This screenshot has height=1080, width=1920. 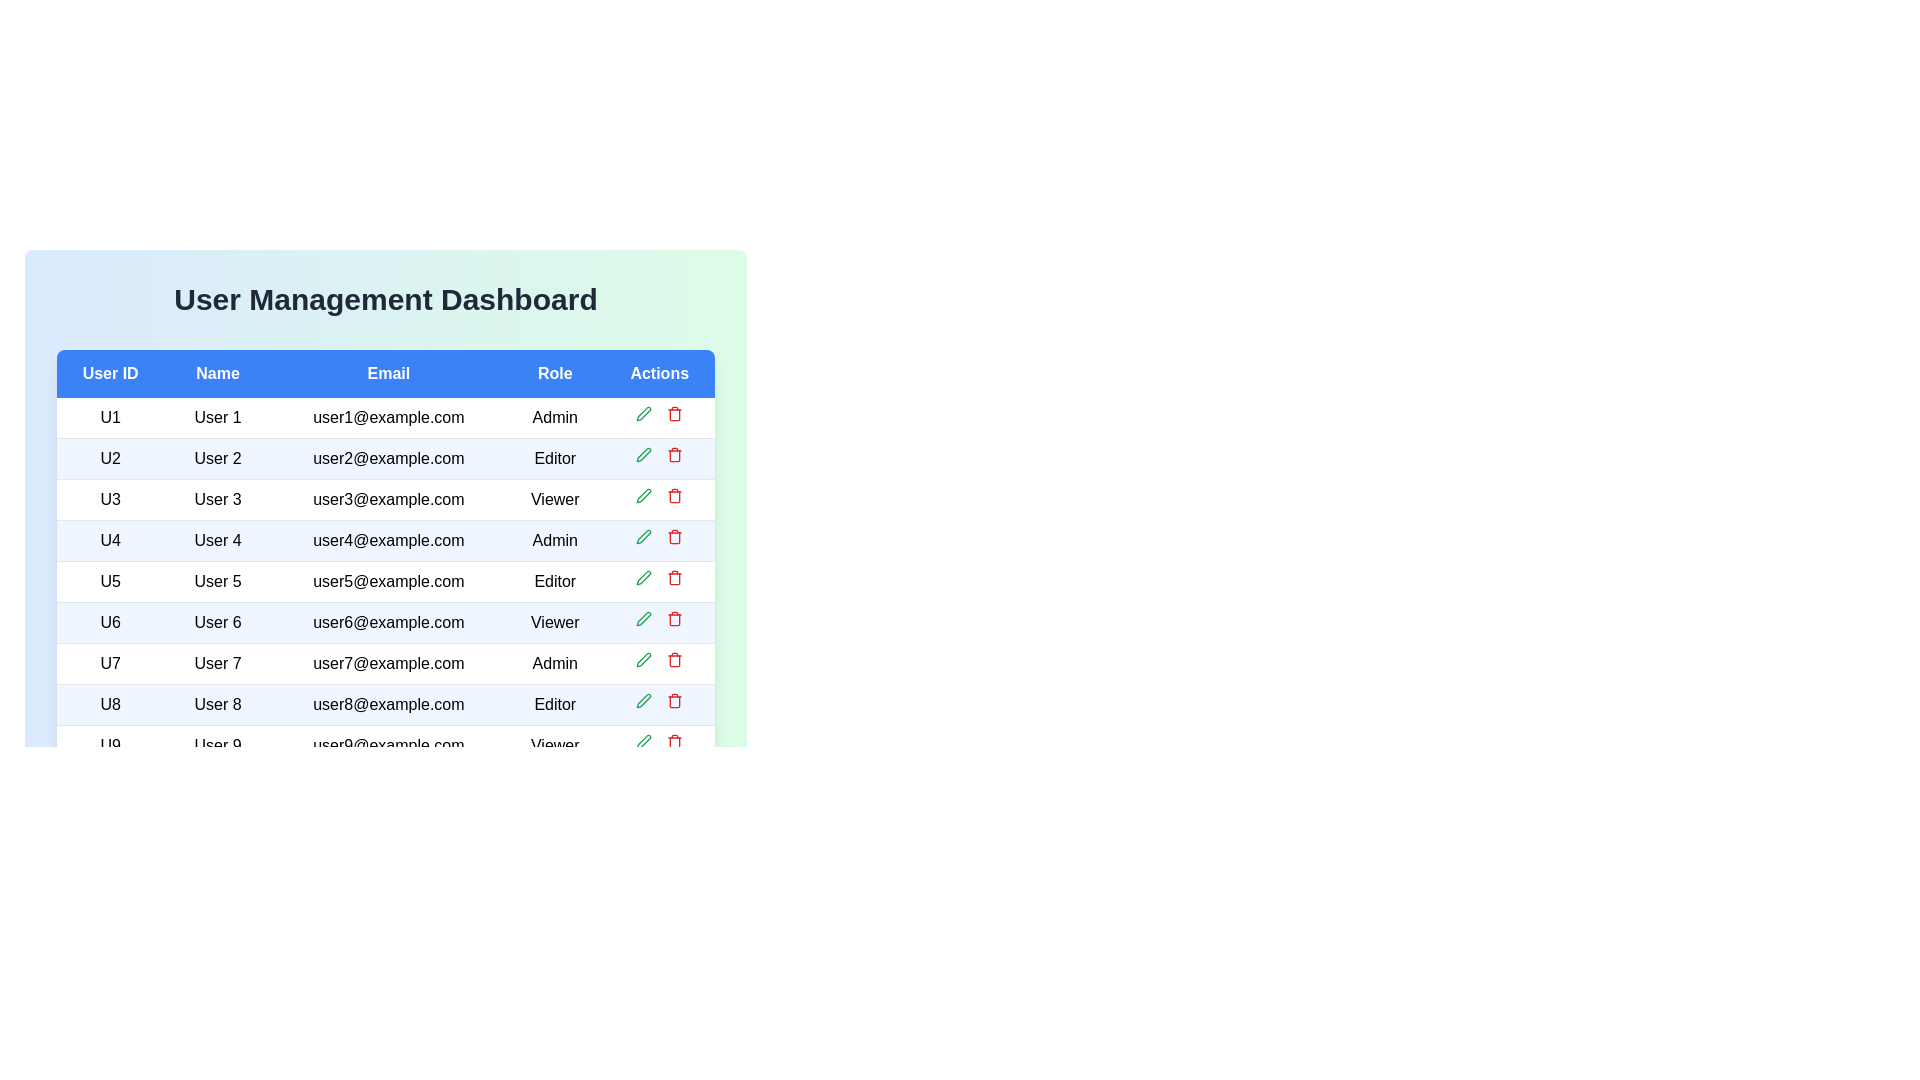 What do you see at coordinates (675, 700) in the screenshot?
I see `delete button for the user with ID U8` at bounding box center [675, 700].